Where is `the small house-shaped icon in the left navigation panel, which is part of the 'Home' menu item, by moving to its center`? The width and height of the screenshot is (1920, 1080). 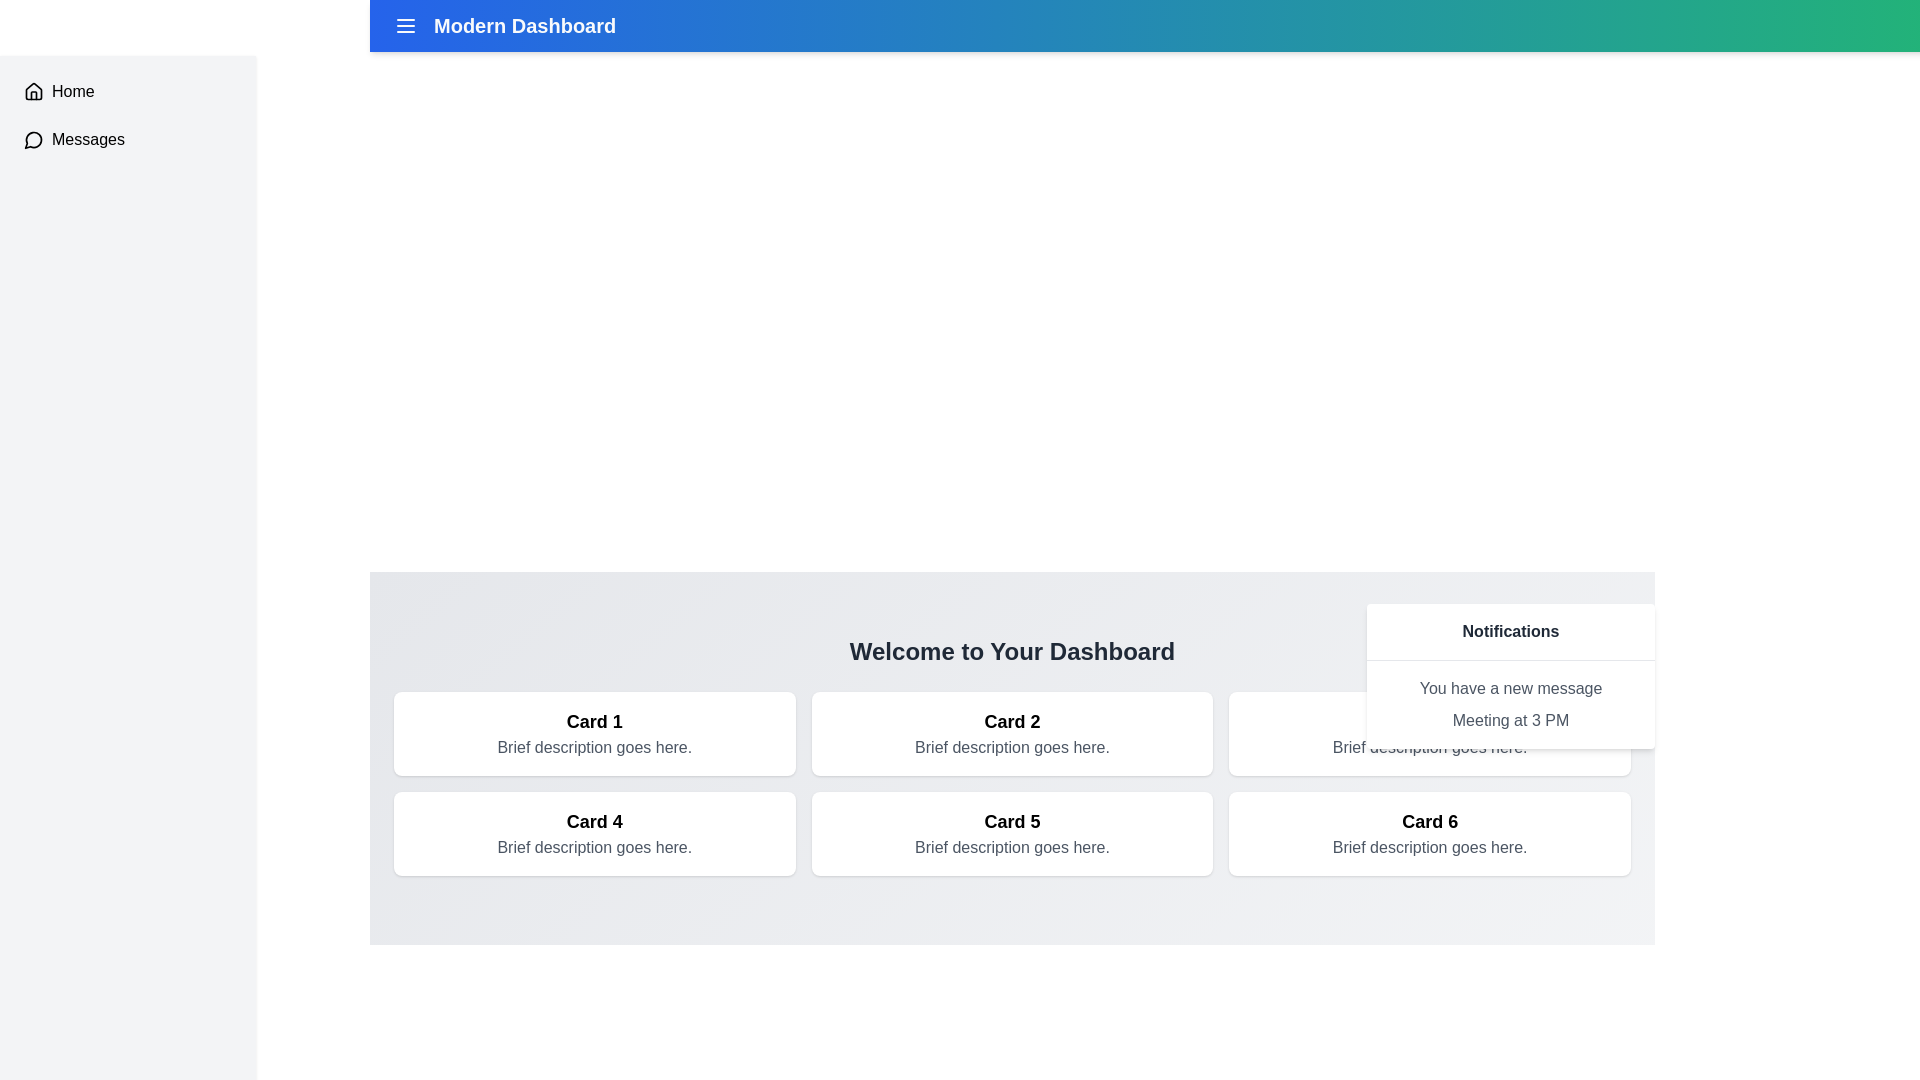 the small house-shaped icon in the left navigation panel, which is part of the 'Home' menu item, by moving to its center is located at coordinates (33, 92).